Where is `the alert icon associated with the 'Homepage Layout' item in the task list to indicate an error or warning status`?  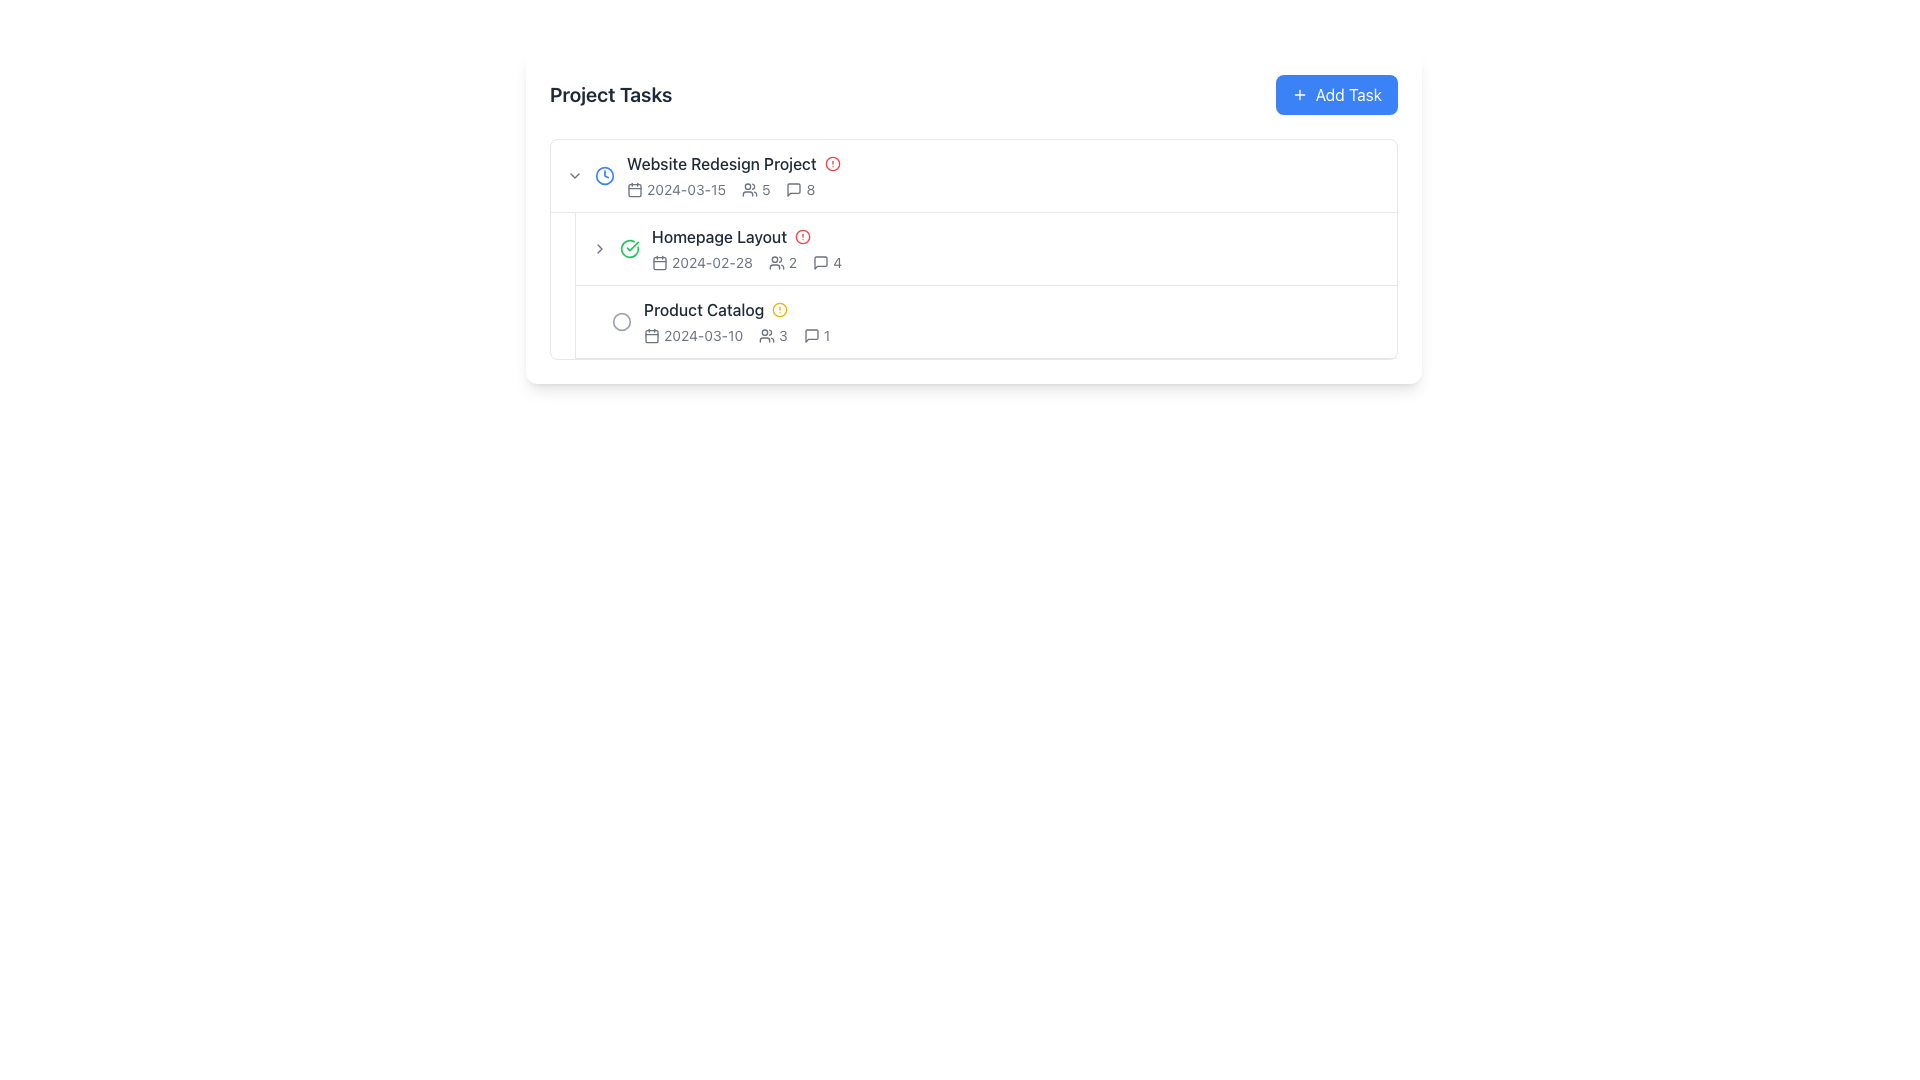
the alert icon associated with the 'Homepage Layout' item in the task list to indicate an error or warning status is located at coordinates (803, 235).